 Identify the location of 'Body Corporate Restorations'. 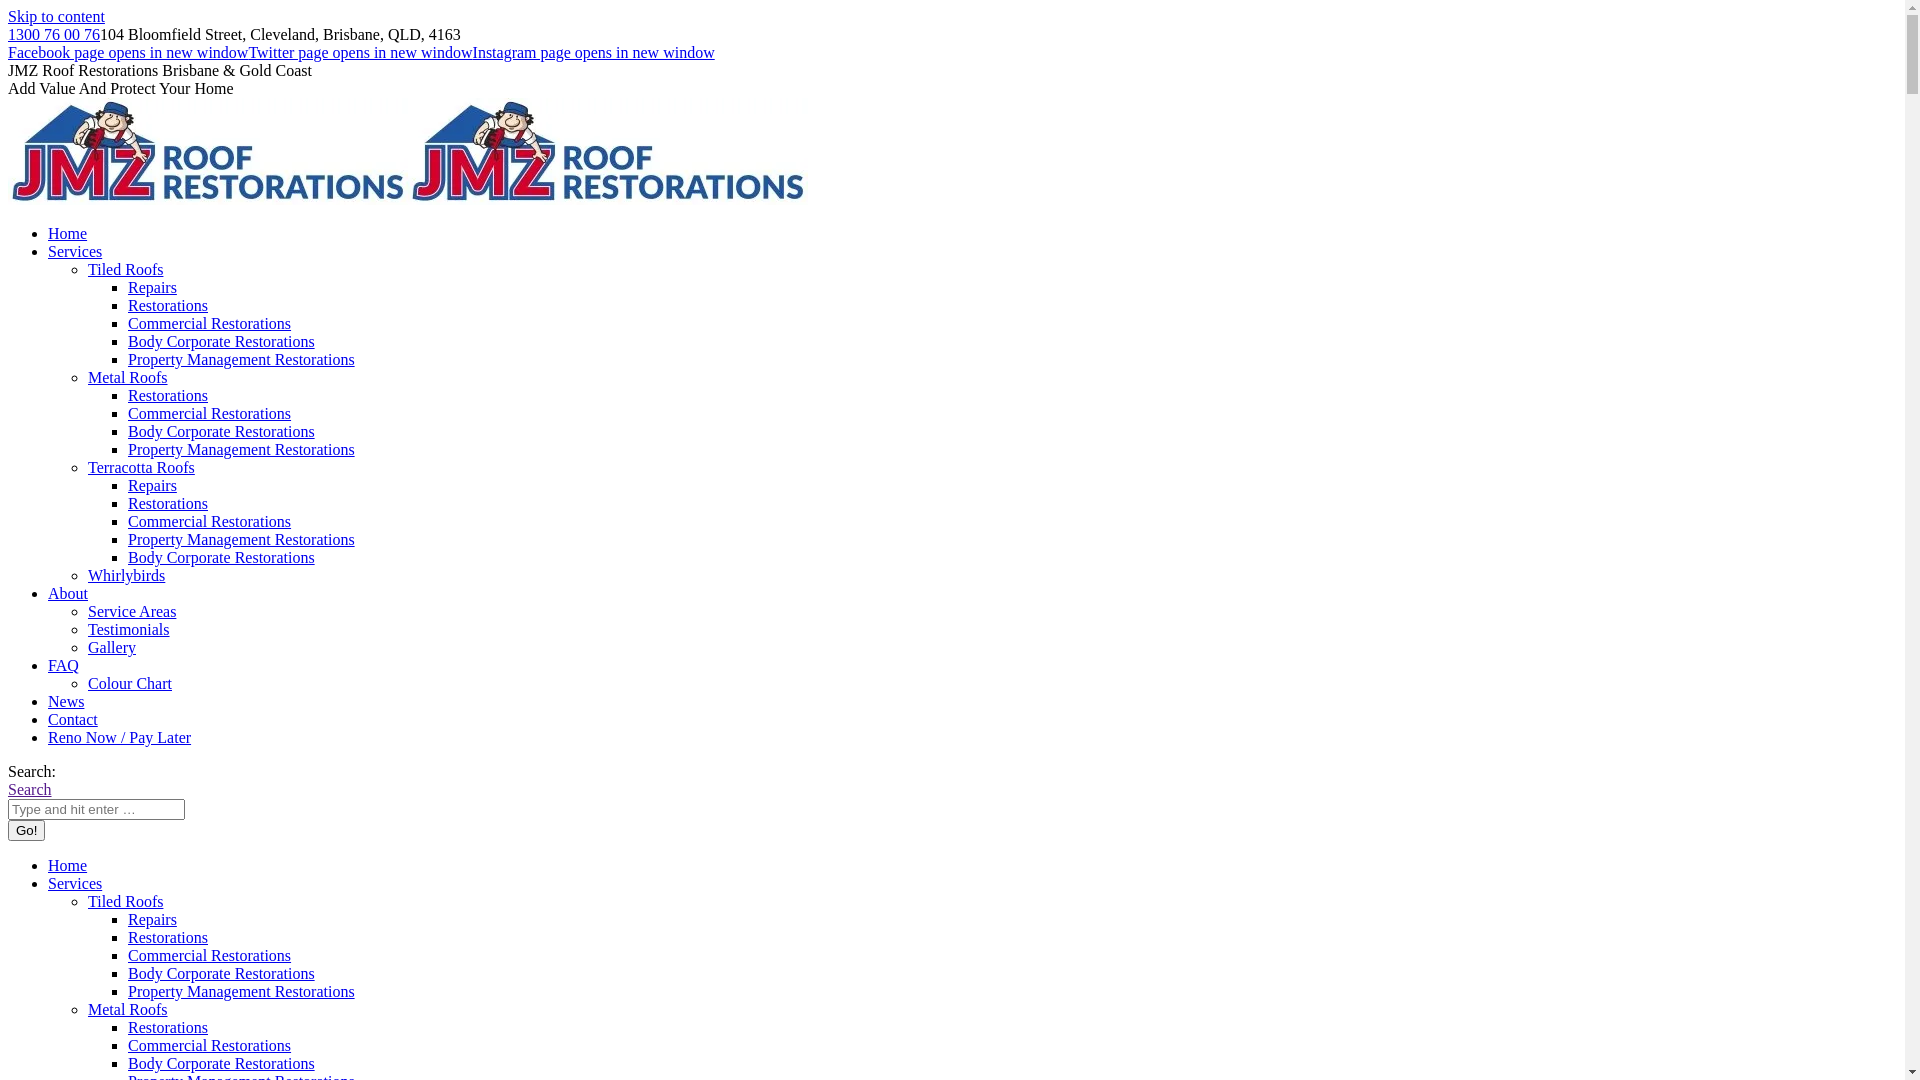
(221, 430).